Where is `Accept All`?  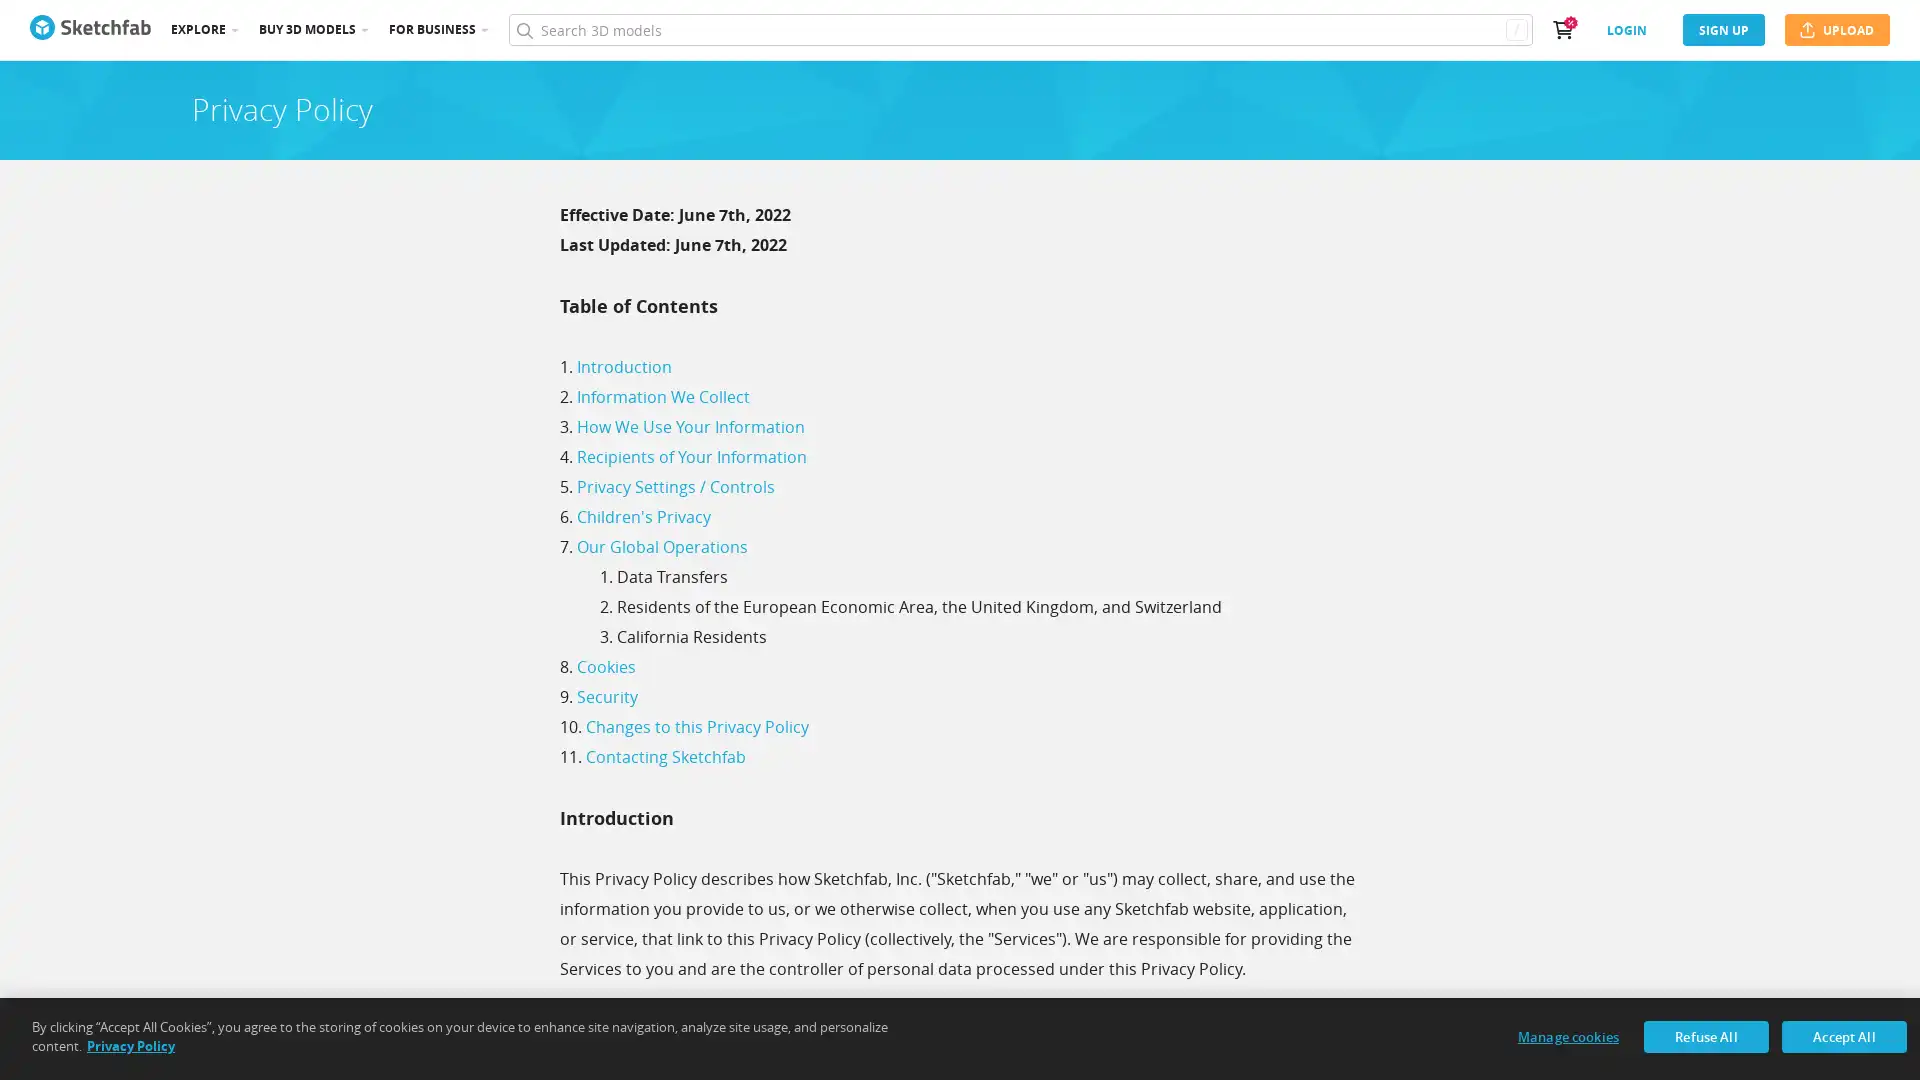 Accept All is located at coordinates (1843, 1036).